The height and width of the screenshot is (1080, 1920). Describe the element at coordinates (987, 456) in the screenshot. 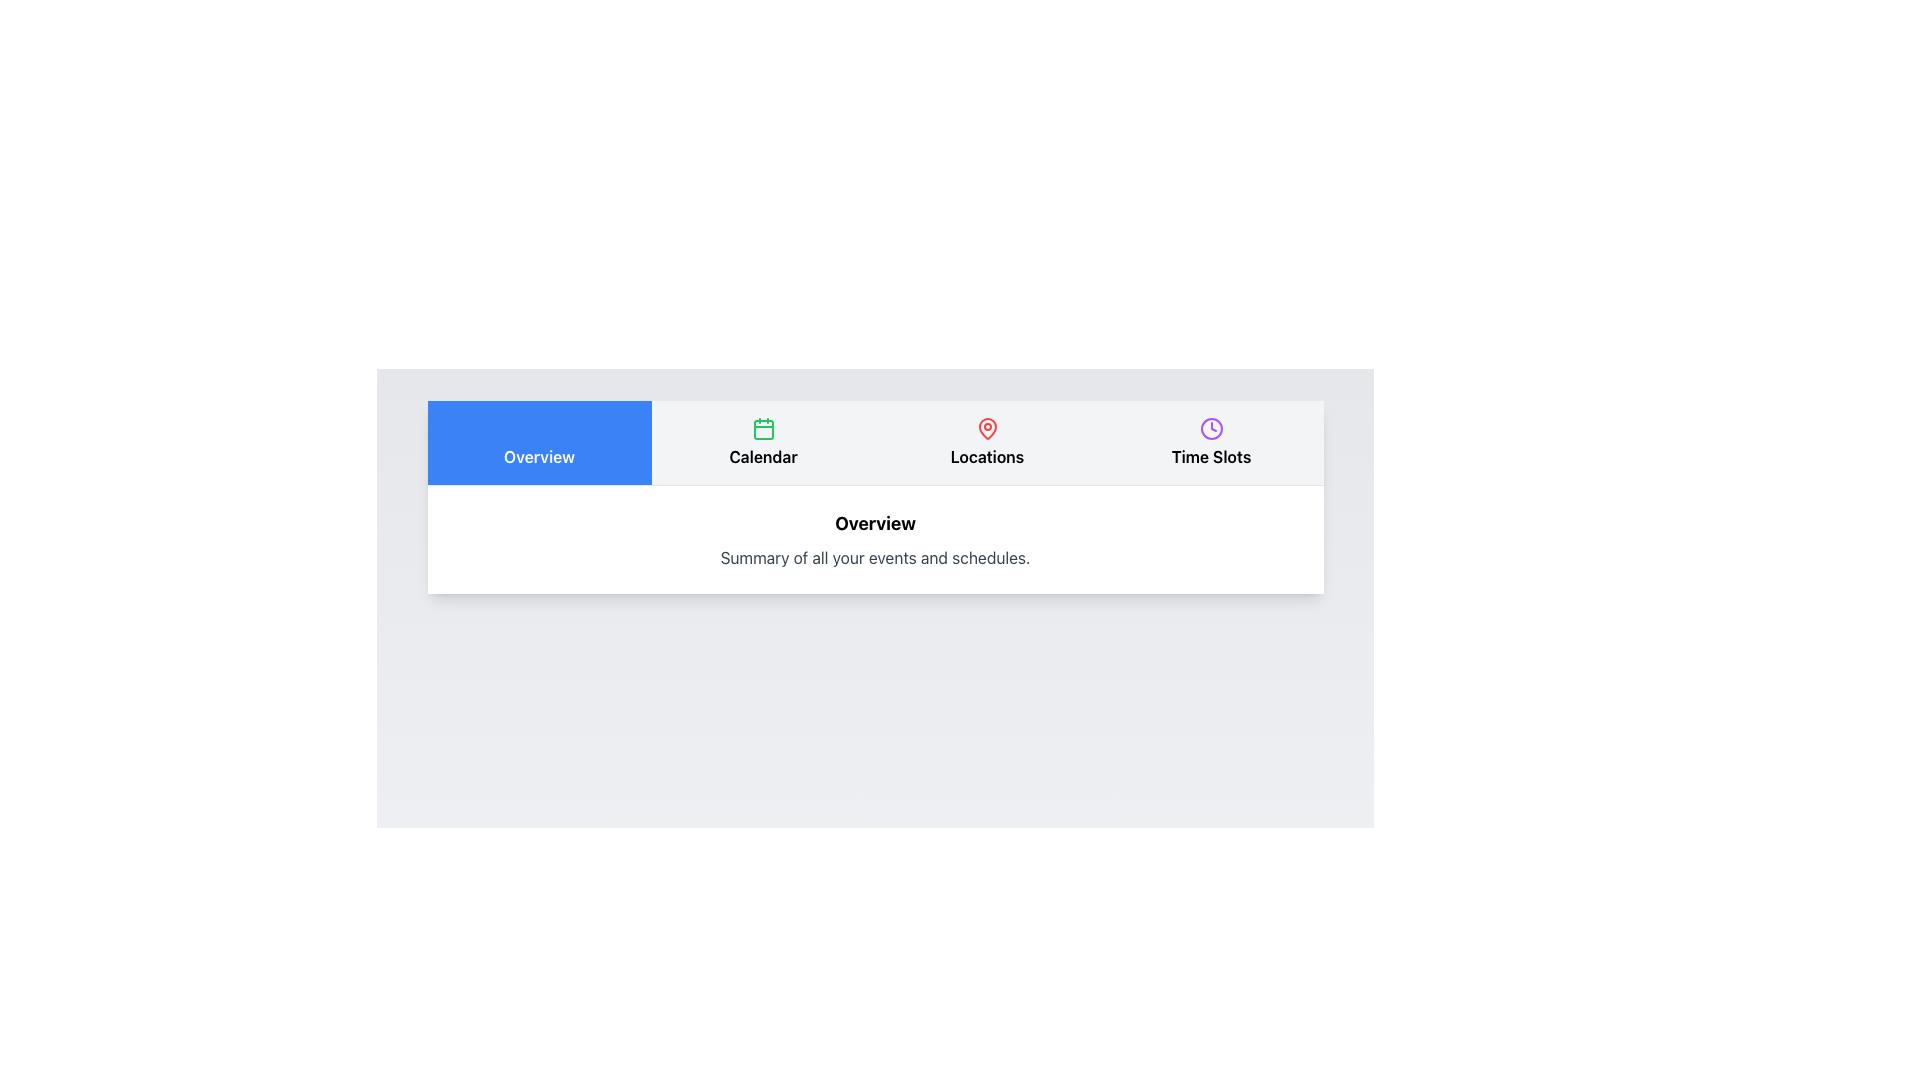

I see `the 'Locations' text label element` at that location.